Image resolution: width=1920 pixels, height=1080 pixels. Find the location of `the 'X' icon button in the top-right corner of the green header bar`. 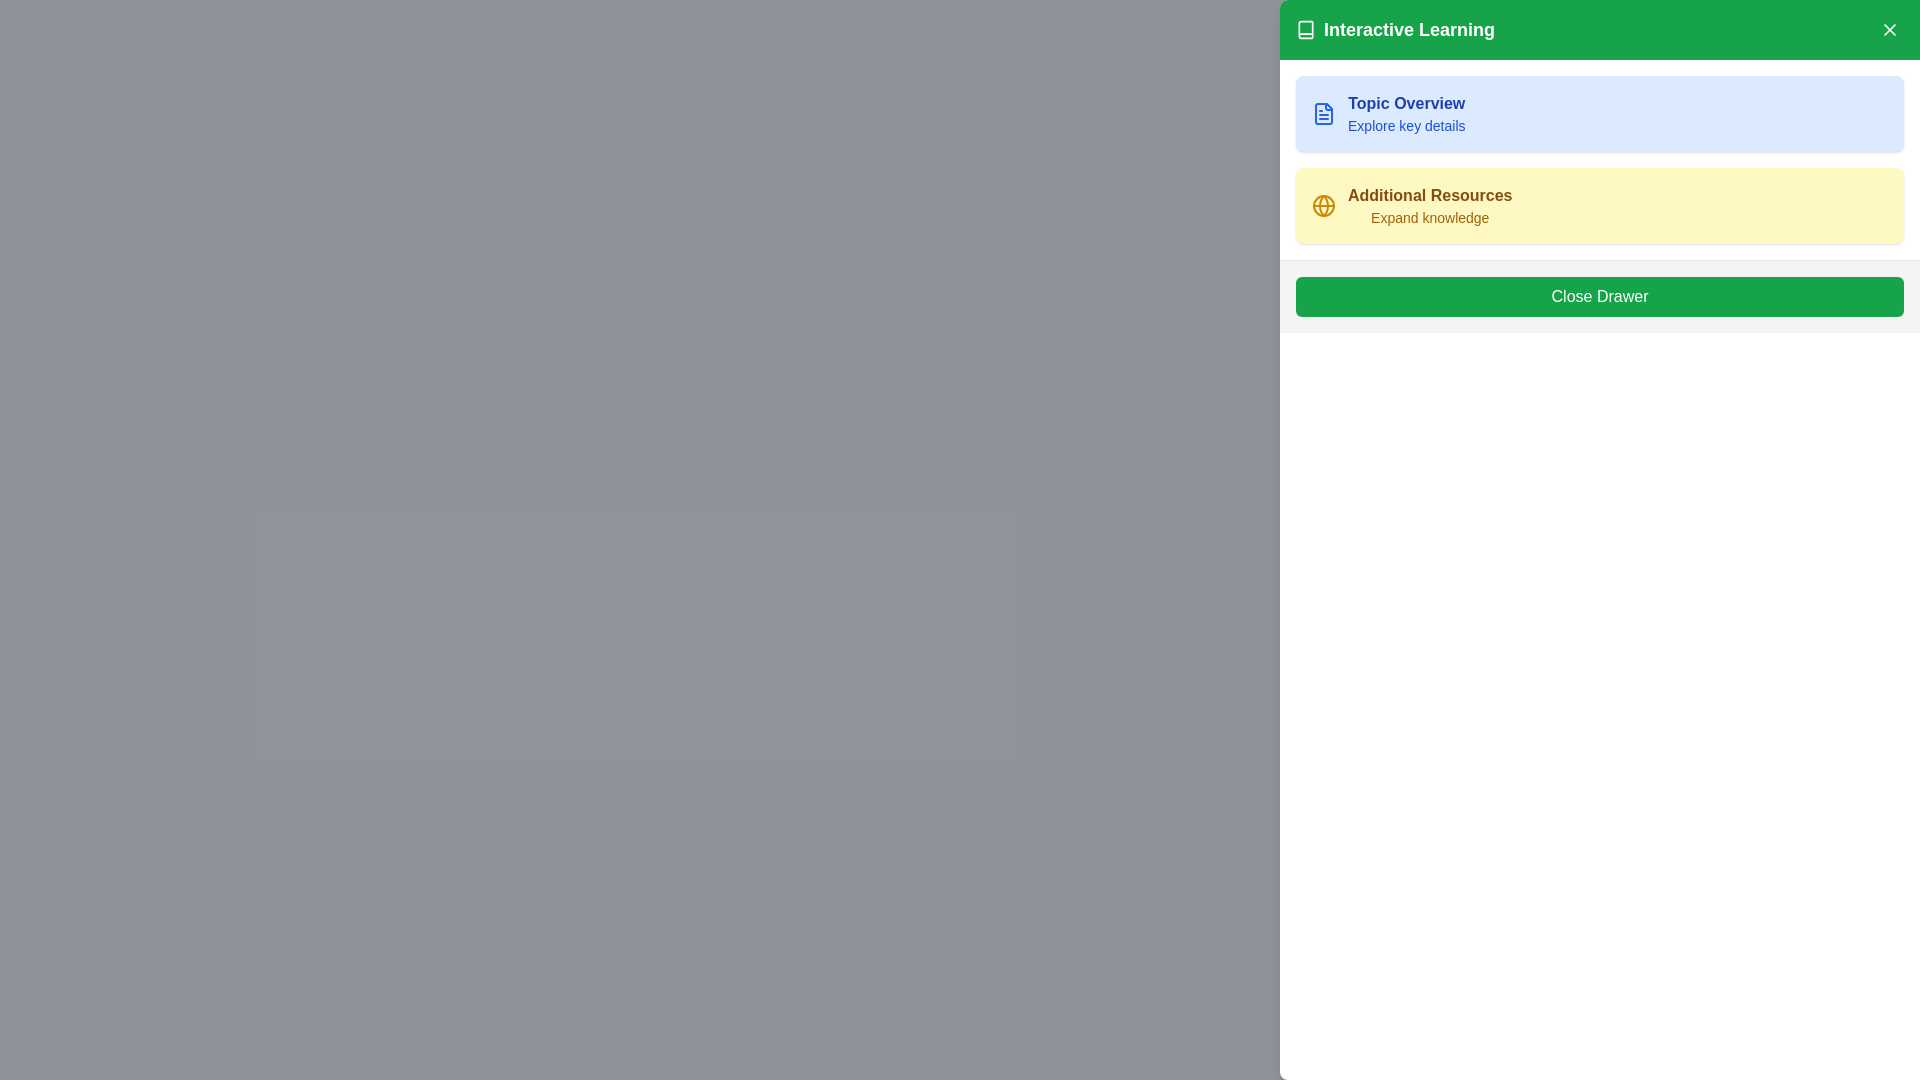

the 'X' icon button in the top-right corner of the green header bar is located at coordinates (1889, 30).